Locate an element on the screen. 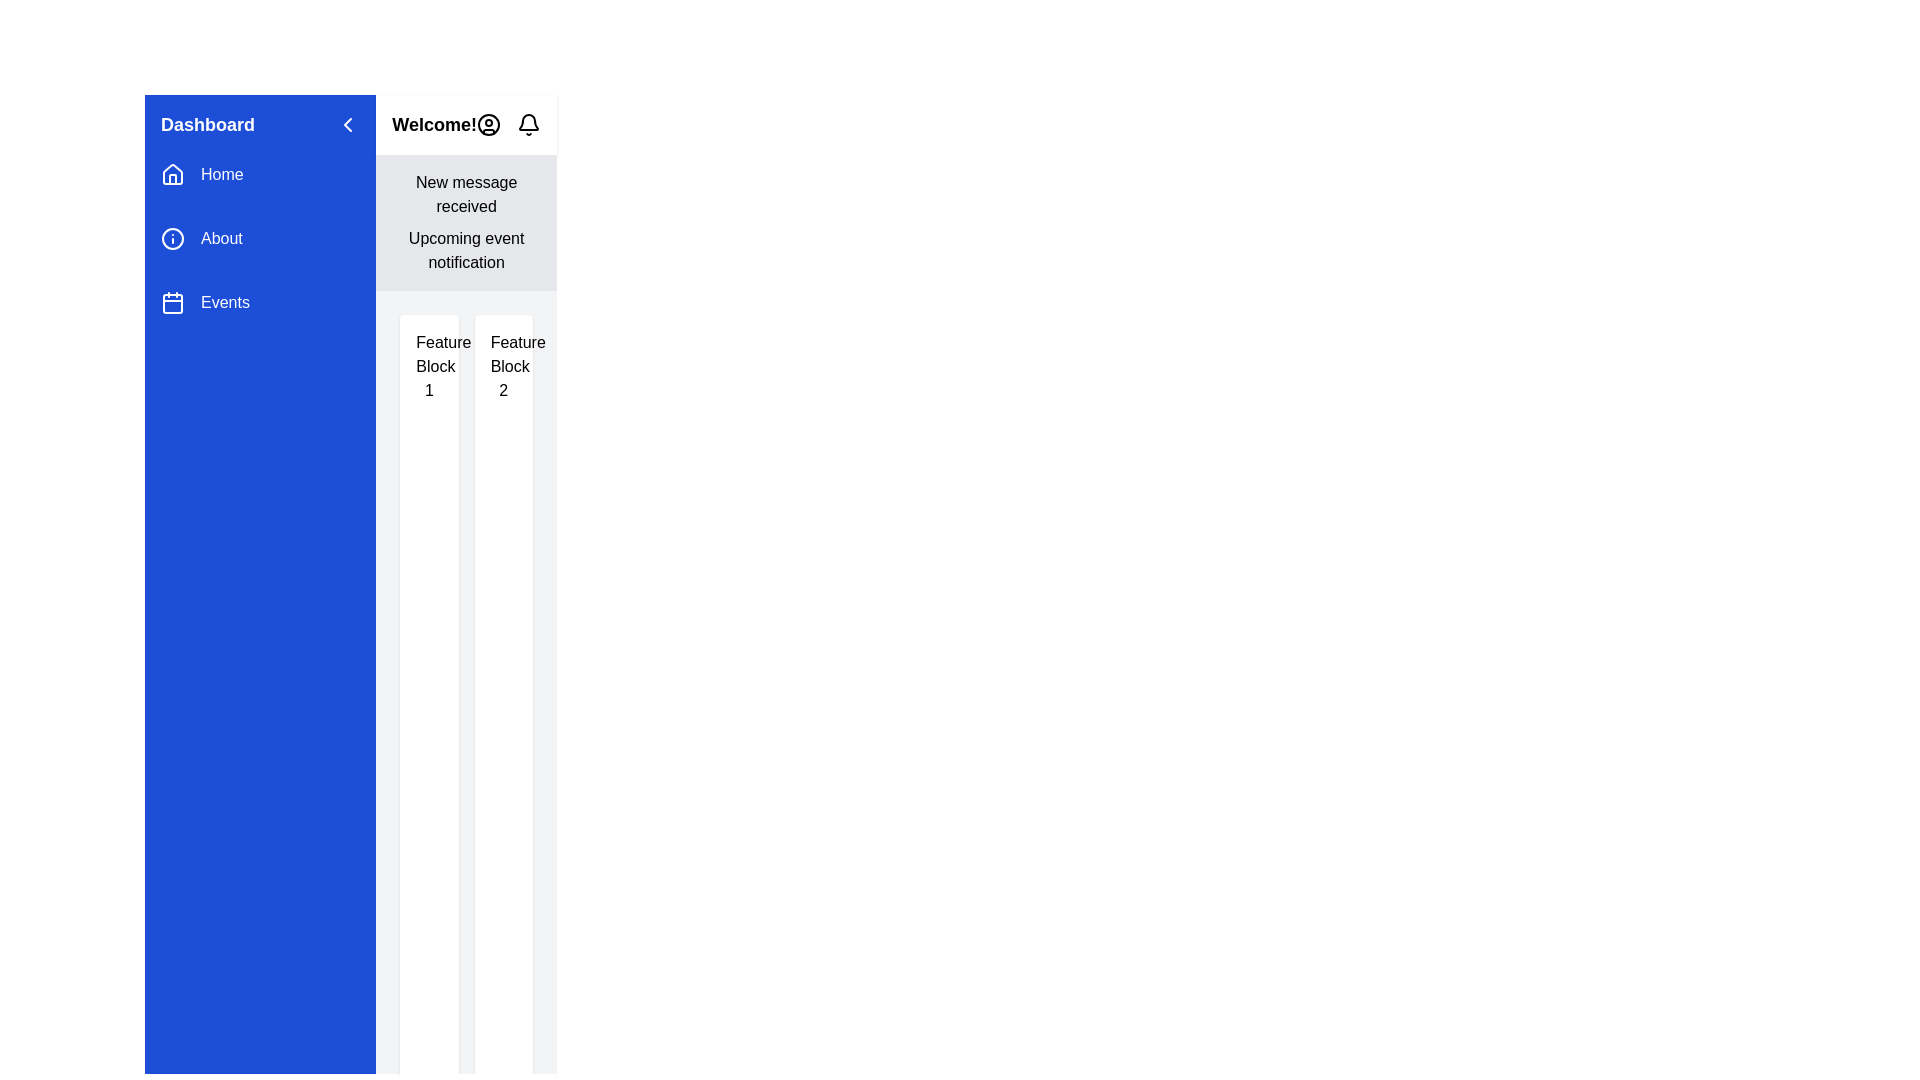  the 'Events' text label in the blue left-hand sidebar, which is the third item in the navigation menu below 'Home' and 'About' is located at coordinates (225, 303).